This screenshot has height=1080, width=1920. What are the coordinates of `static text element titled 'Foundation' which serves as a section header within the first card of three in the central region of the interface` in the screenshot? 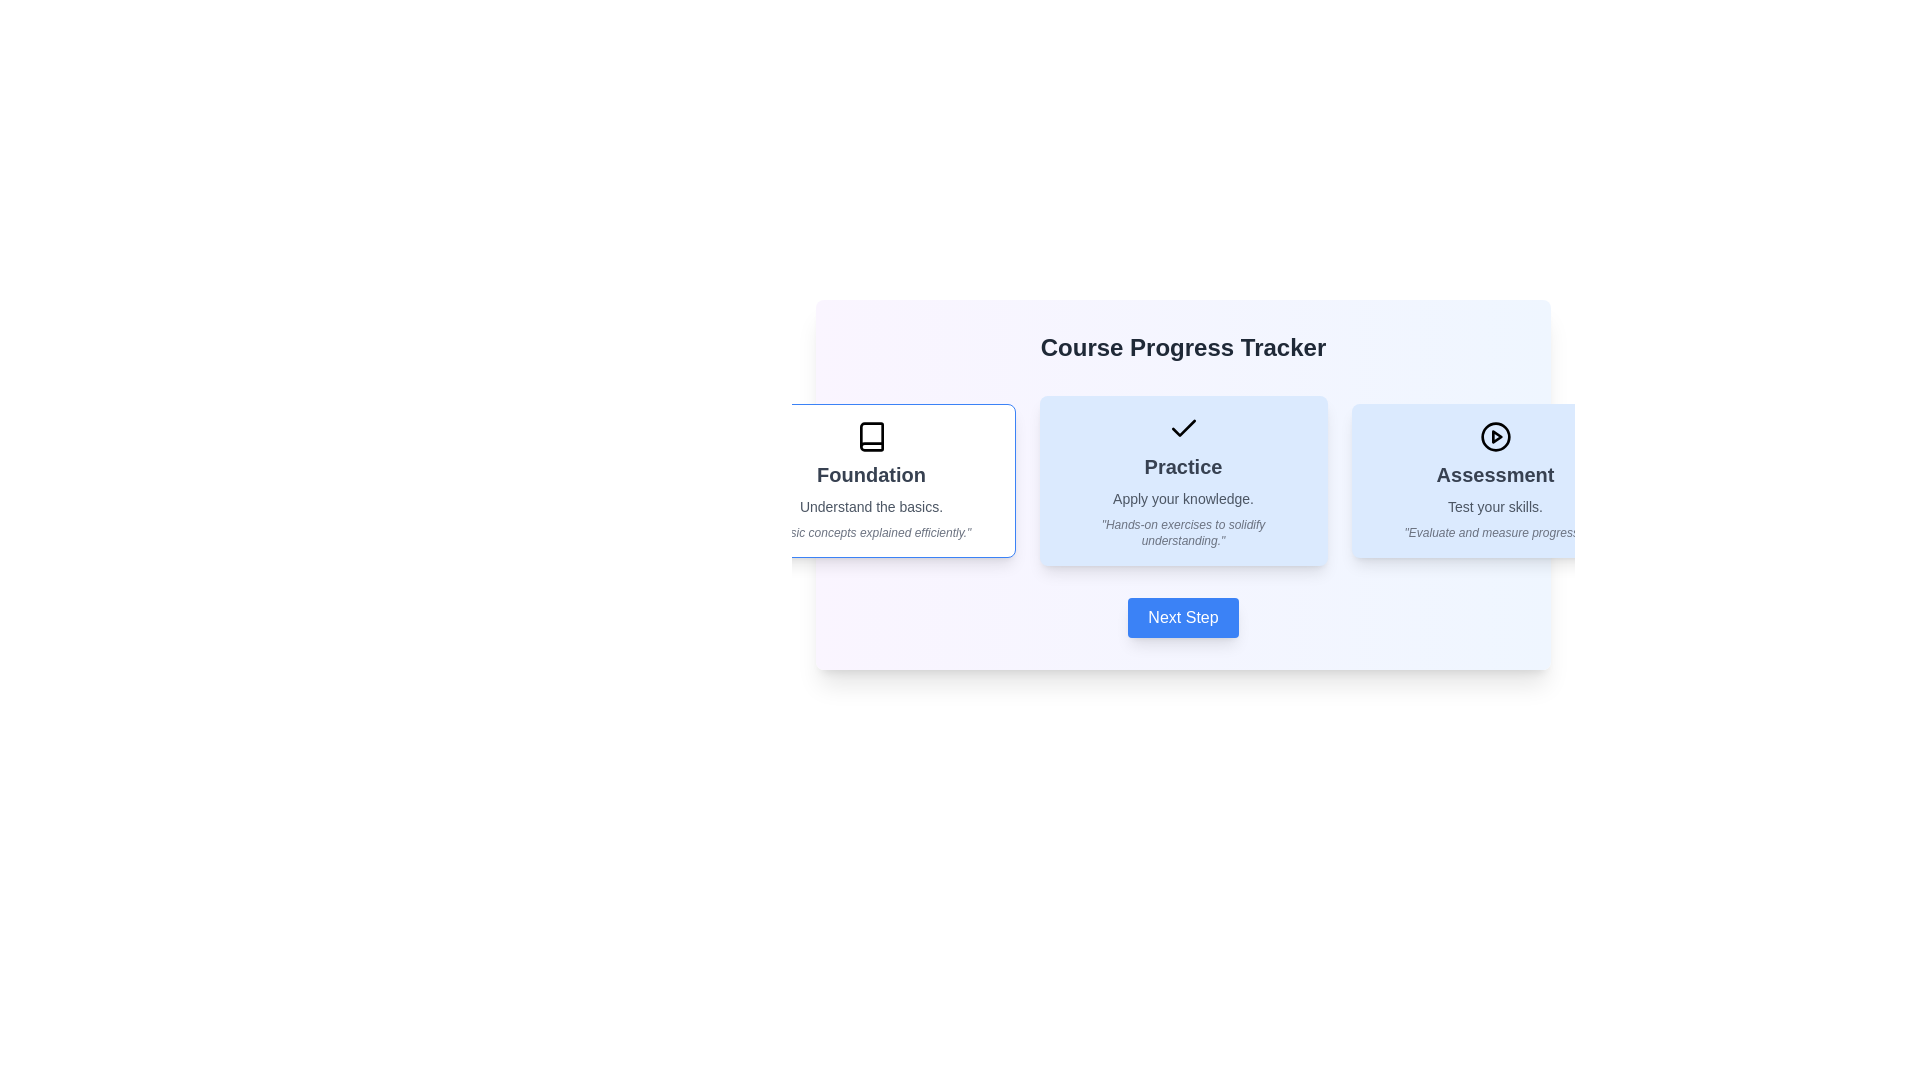 It's located at (871, 474).